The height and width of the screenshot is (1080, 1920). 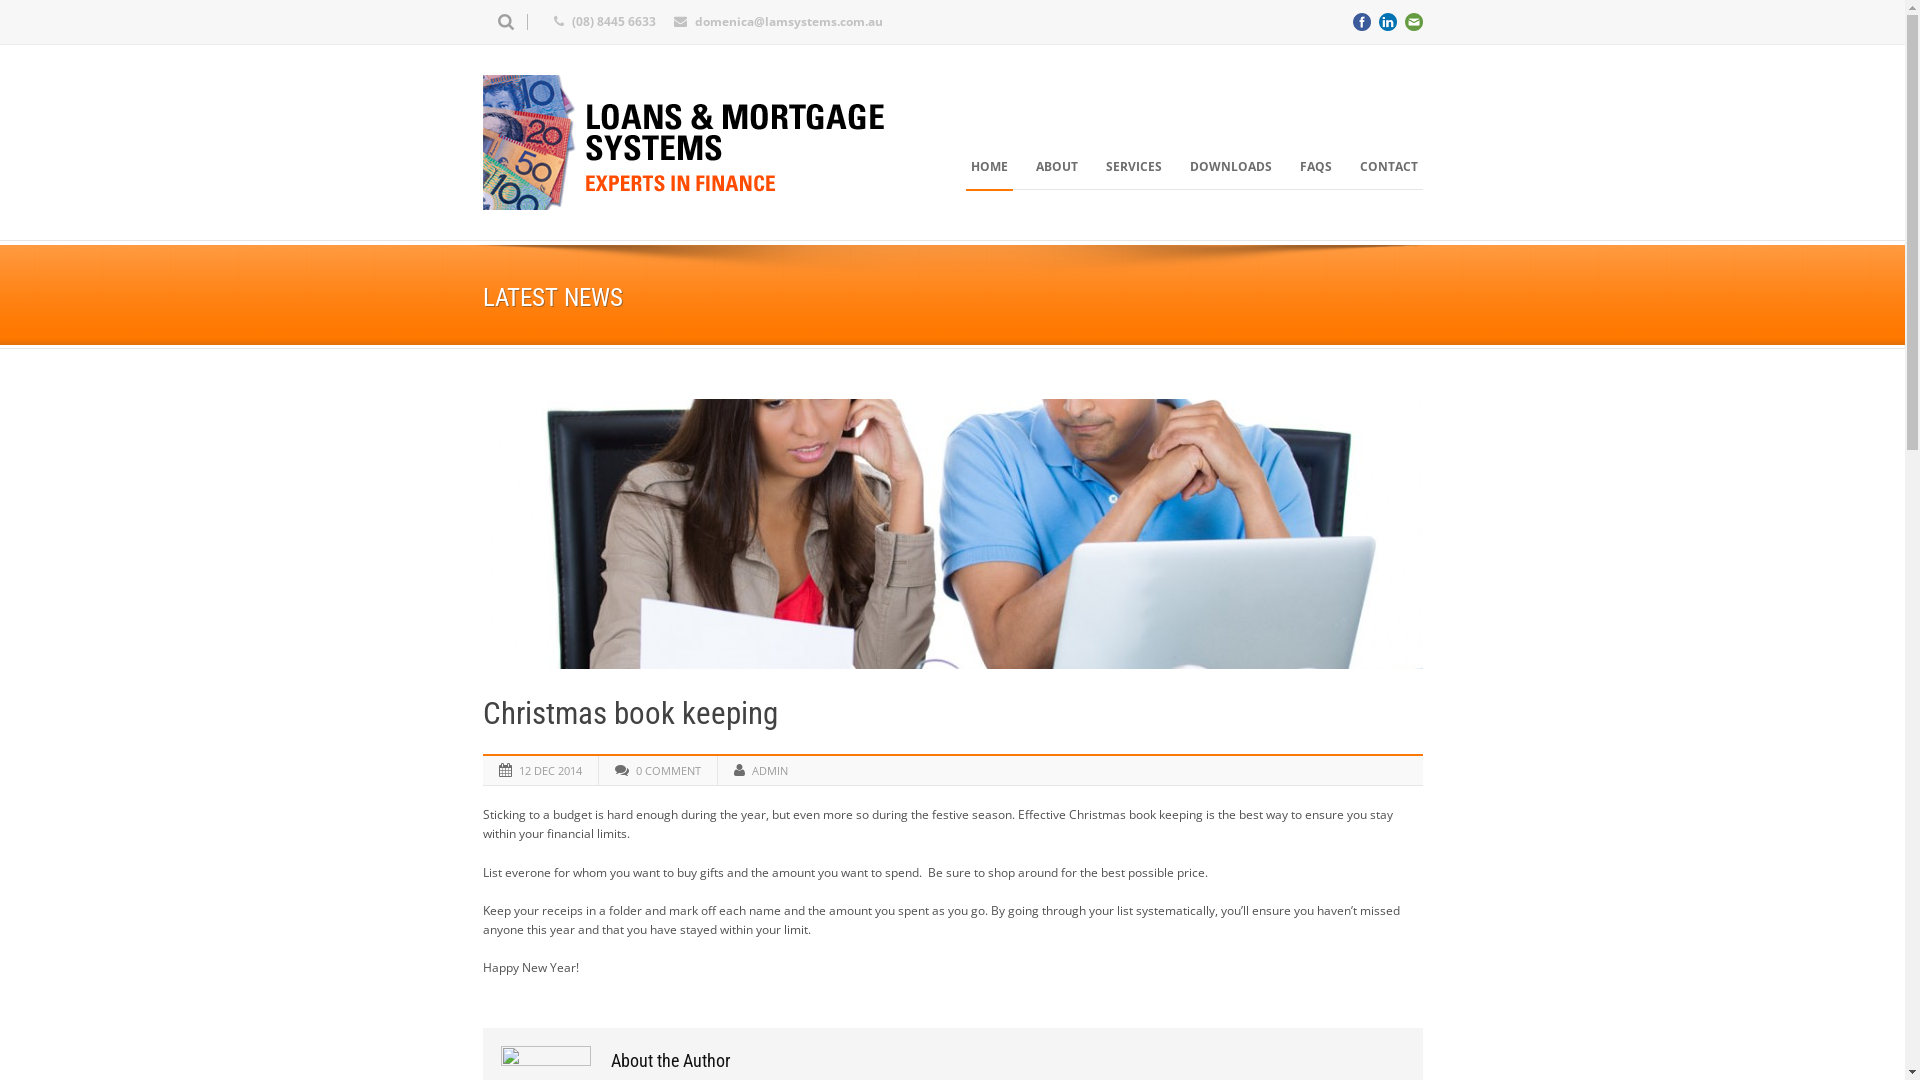 I want to click on '12 DEC 2014', so click(x=549, y=769).